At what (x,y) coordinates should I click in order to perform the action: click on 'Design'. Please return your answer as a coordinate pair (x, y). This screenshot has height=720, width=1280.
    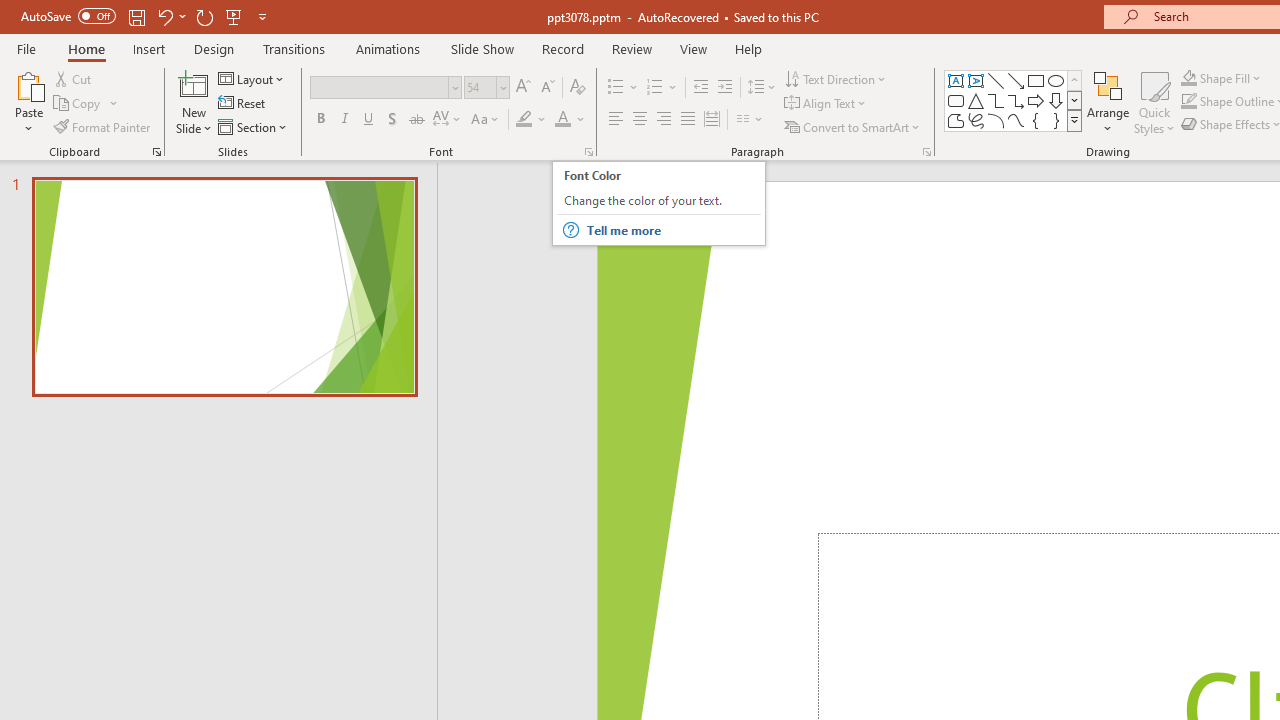
    Looking at the image, I should click on (214, 48).